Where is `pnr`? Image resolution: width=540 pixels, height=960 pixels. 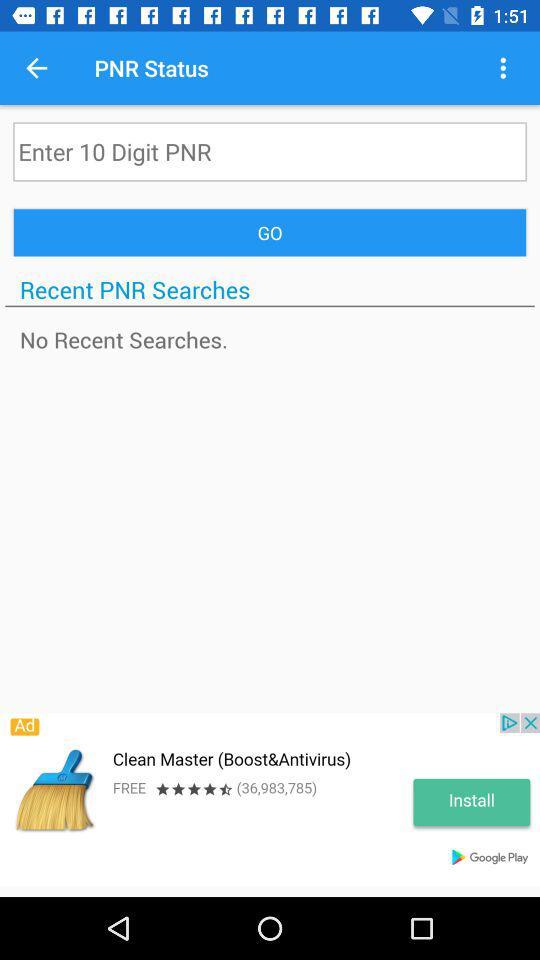 pnr is located at coordinates (270, 150).